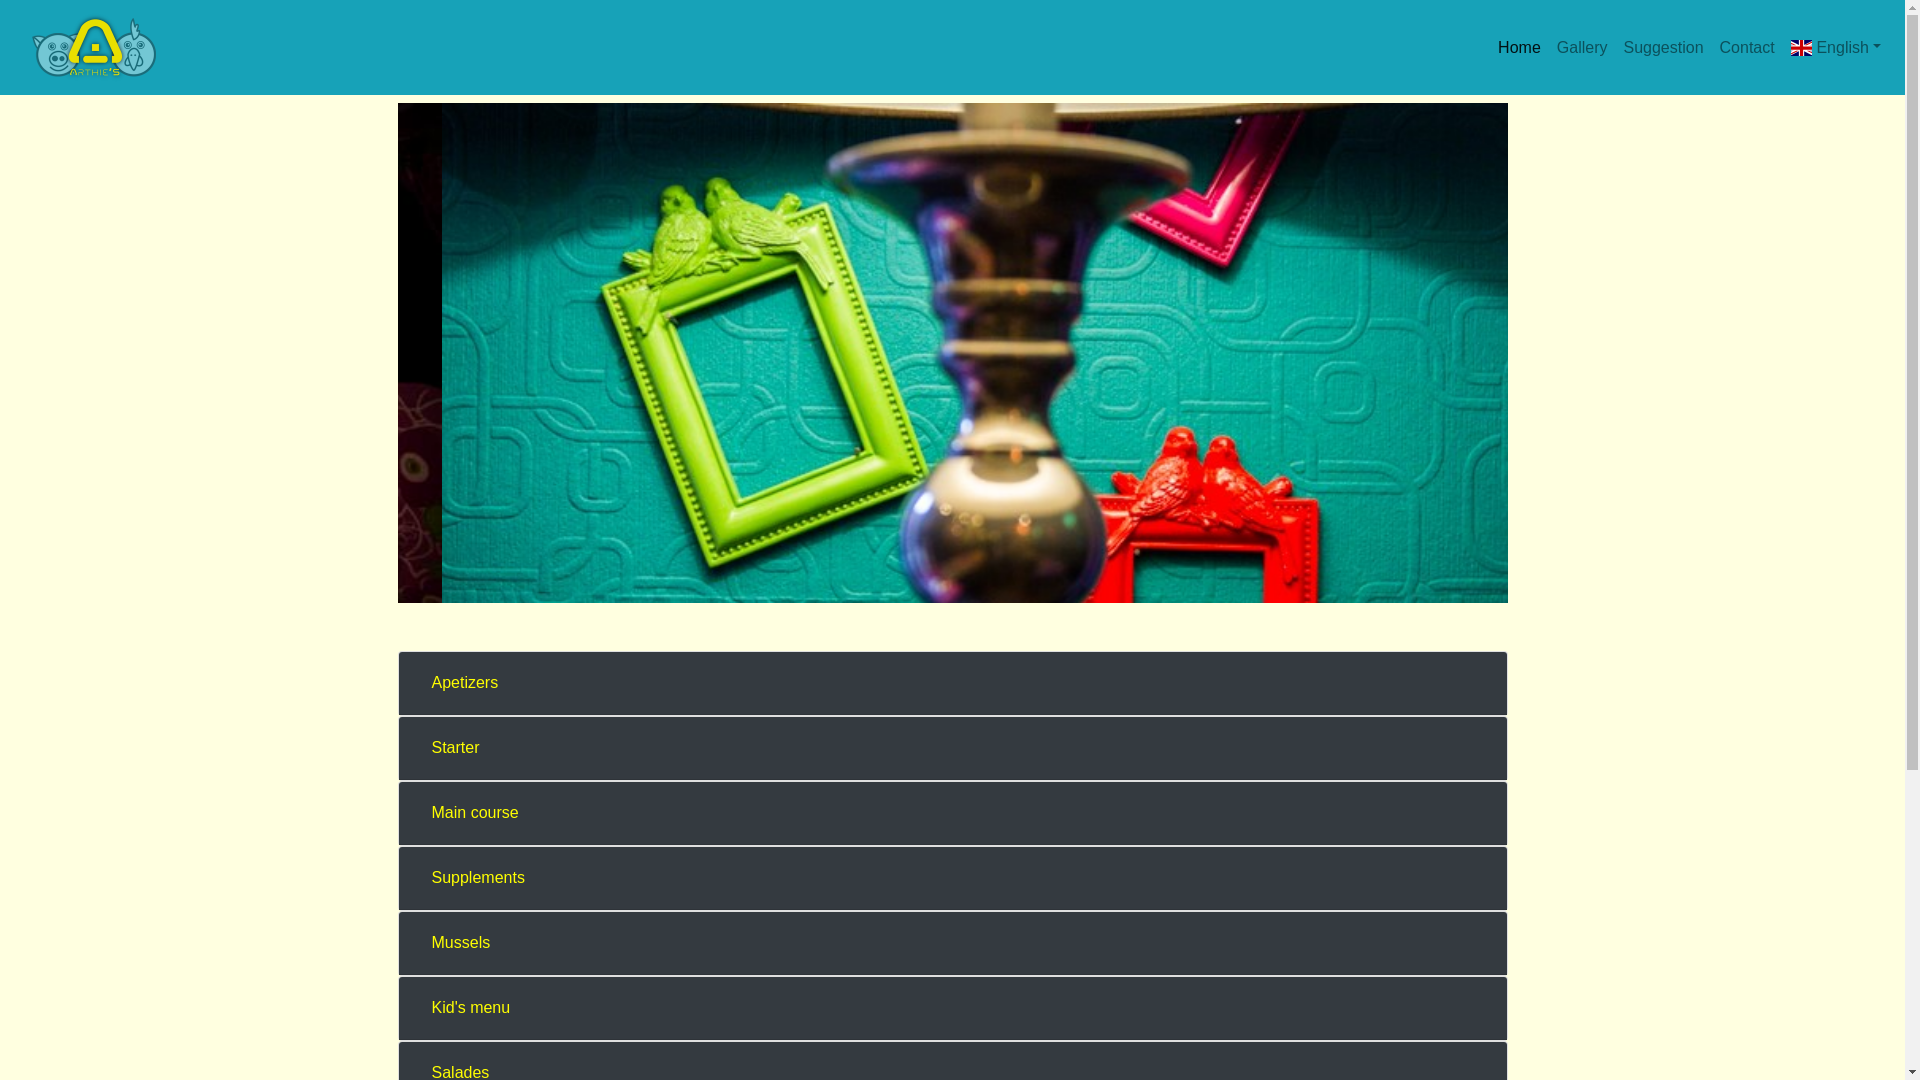  Describe the element at coordinates (1662, 46) in the screenshot. I see `'Suggestion'` at that location.